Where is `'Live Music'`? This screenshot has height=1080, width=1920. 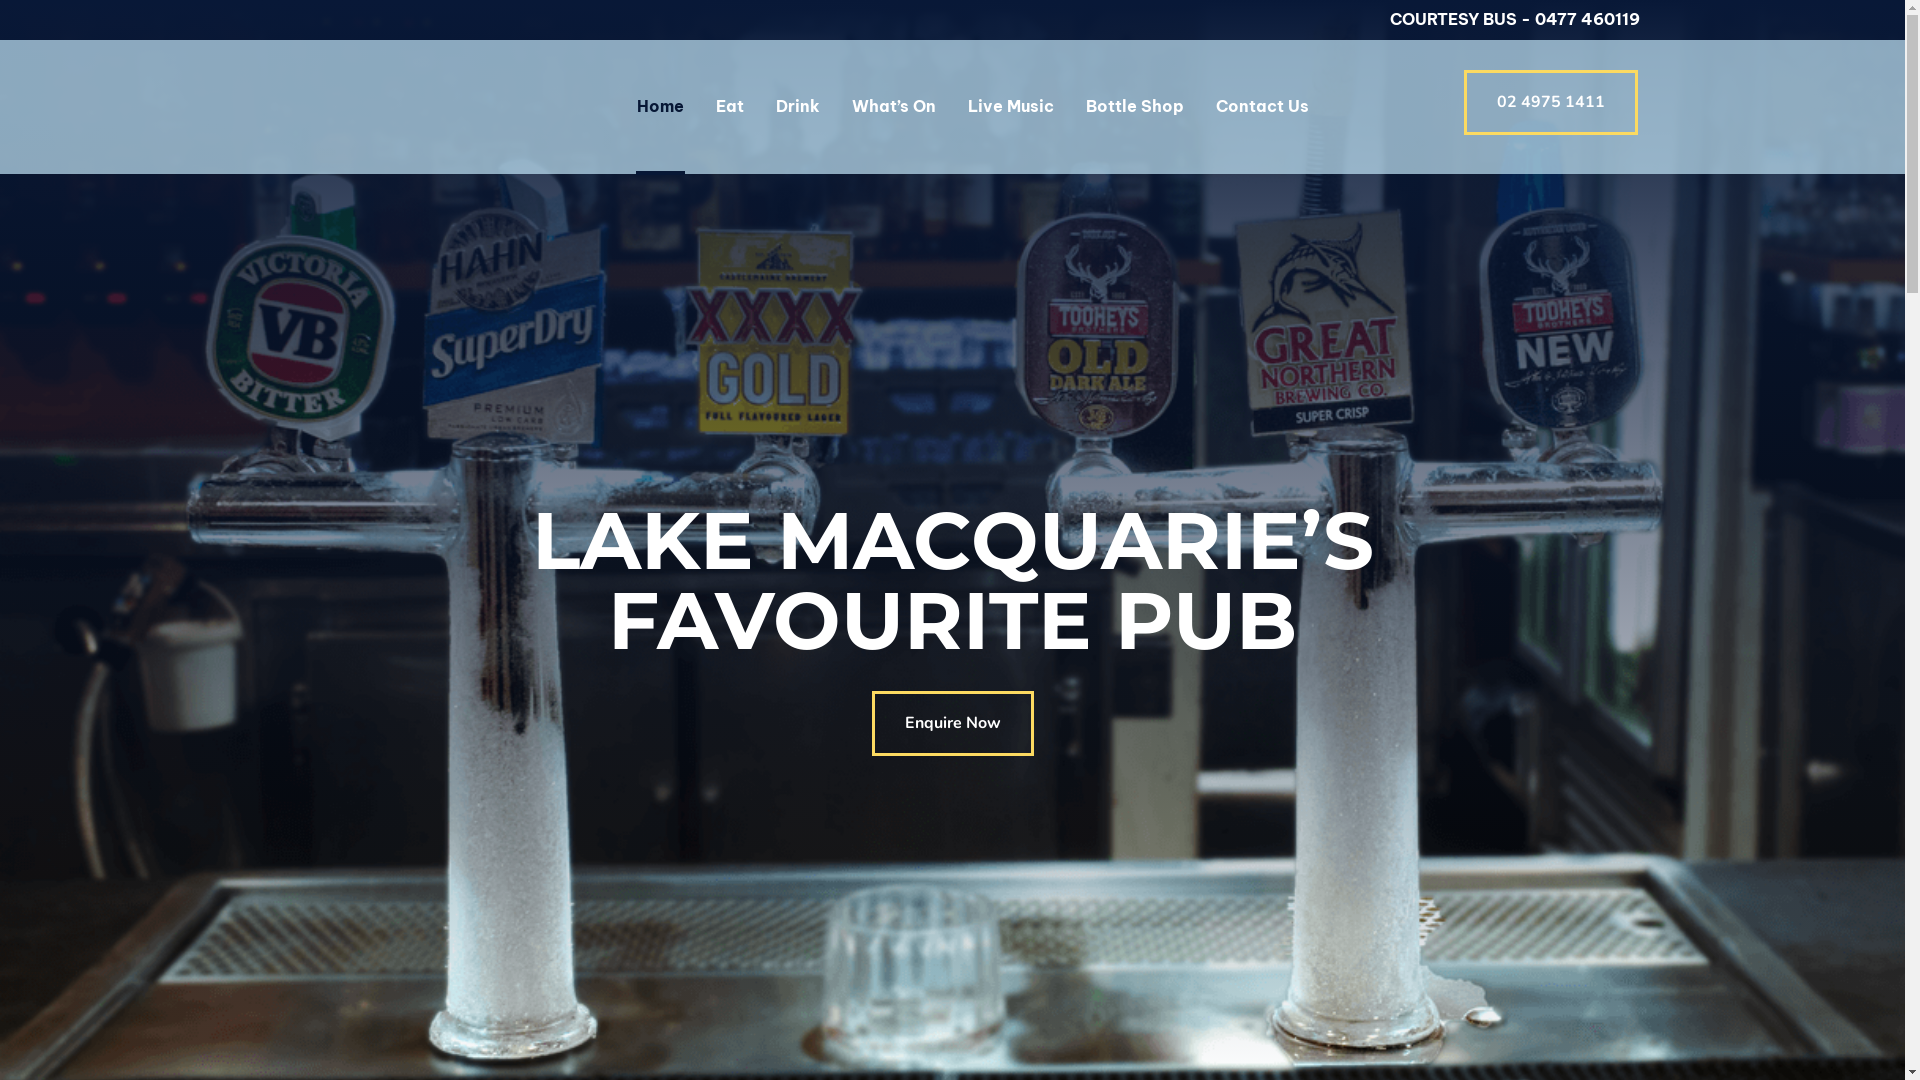
'Live Music' is located at coordinates (1011, 105).